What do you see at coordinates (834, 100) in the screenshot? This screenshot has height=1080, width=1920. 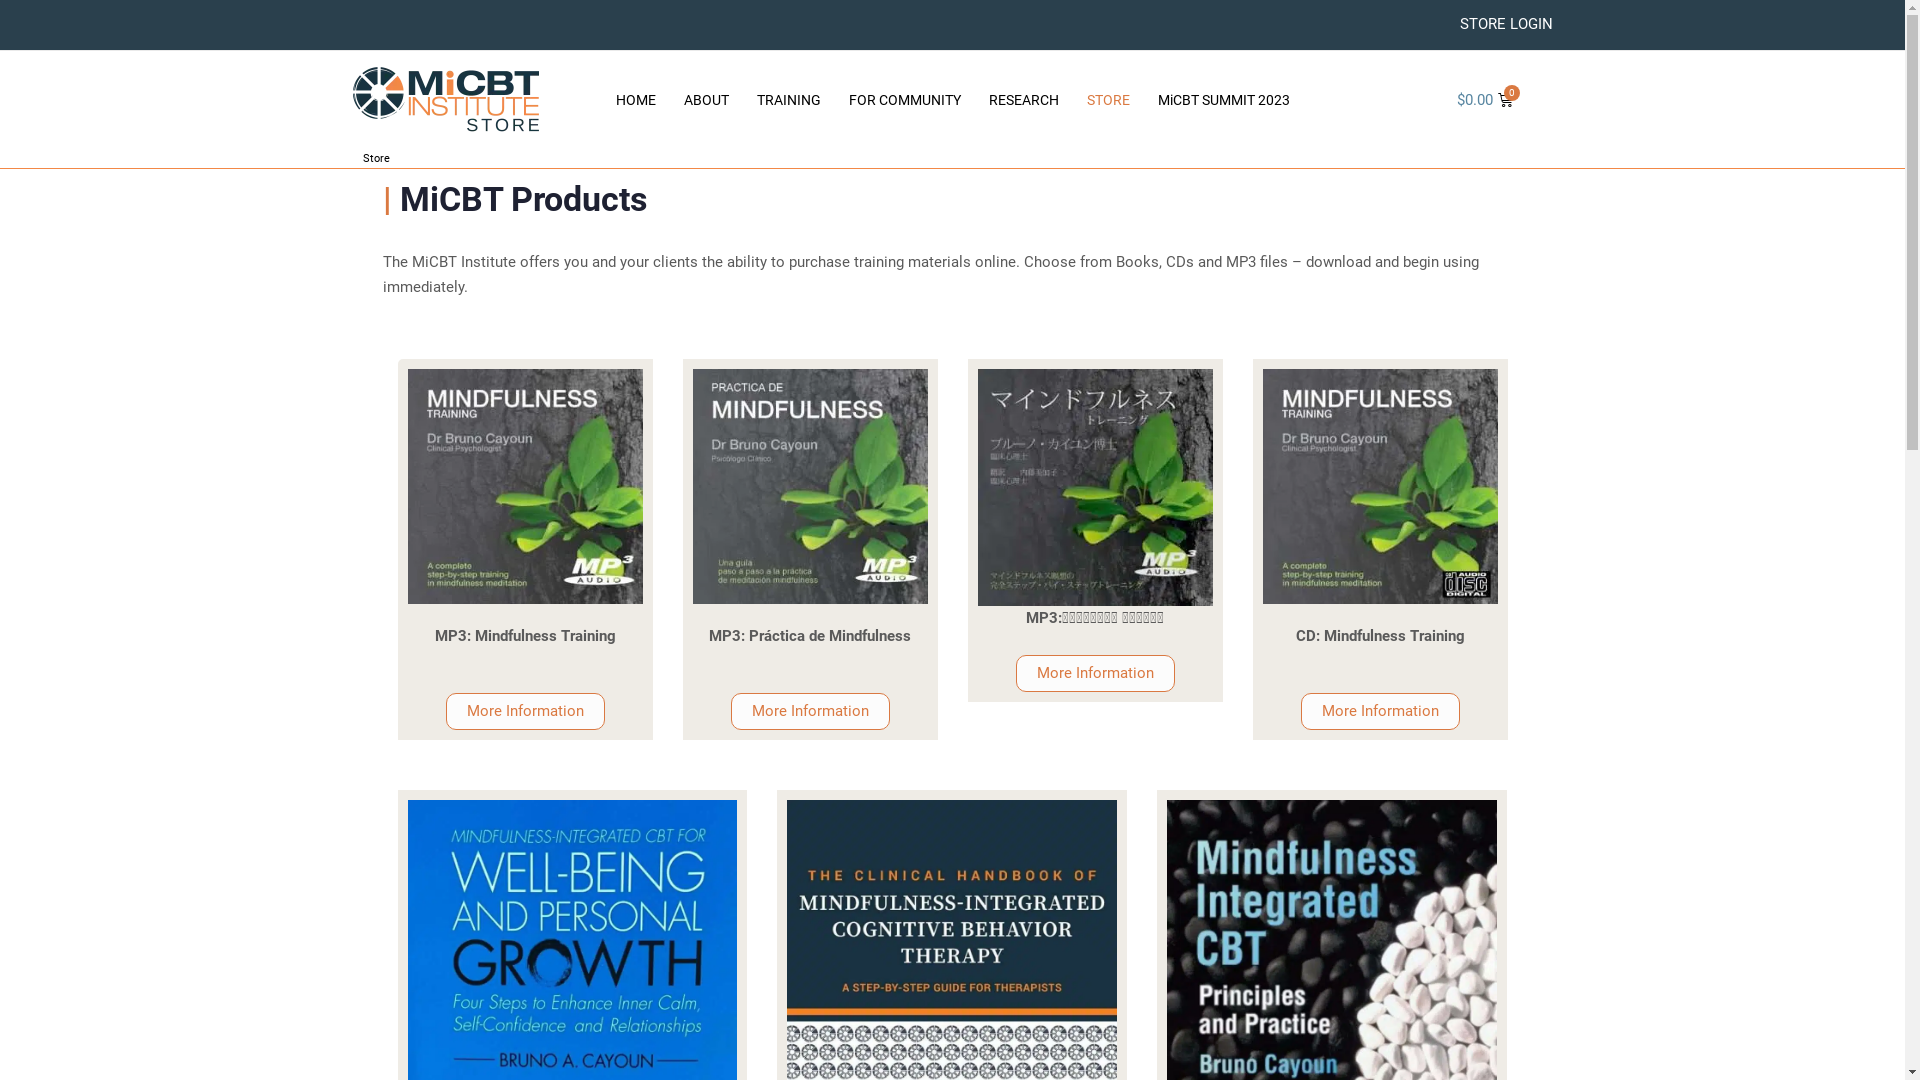 I see `'FOR COMMUNITY'` at bounding box center [834, 100].